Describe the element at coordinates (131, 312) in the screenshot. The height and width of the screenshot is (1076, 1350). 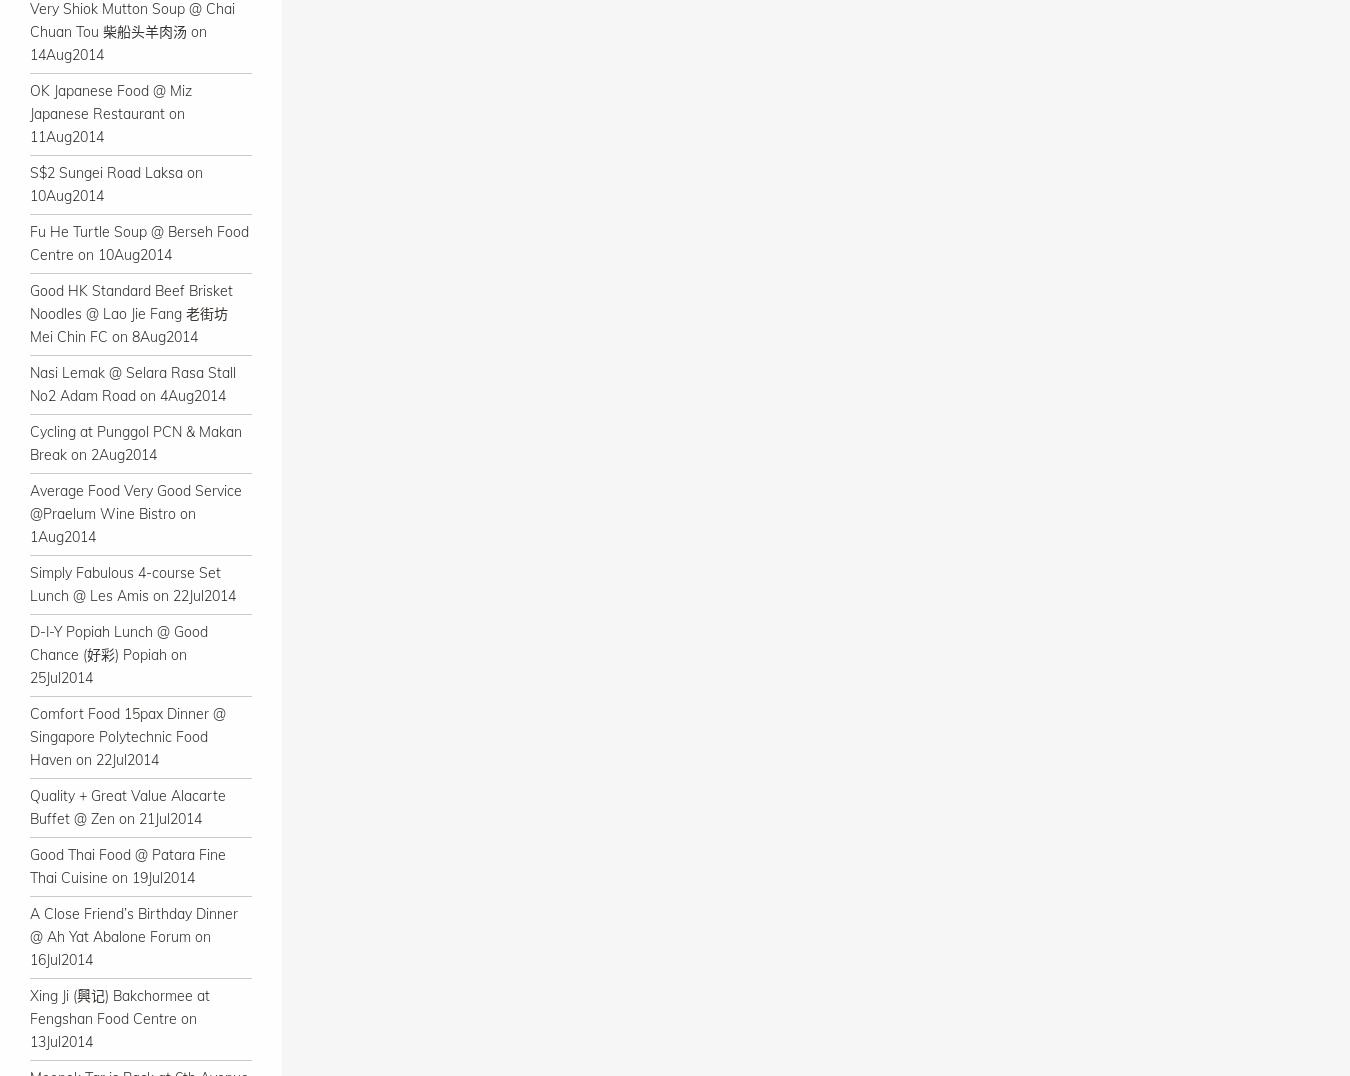
I see `'Good HK Standard Beef Brisket Noodles @ Lao Jie Fang 老街坊 Mei Chin FC on 8Aug2014'` at that location.